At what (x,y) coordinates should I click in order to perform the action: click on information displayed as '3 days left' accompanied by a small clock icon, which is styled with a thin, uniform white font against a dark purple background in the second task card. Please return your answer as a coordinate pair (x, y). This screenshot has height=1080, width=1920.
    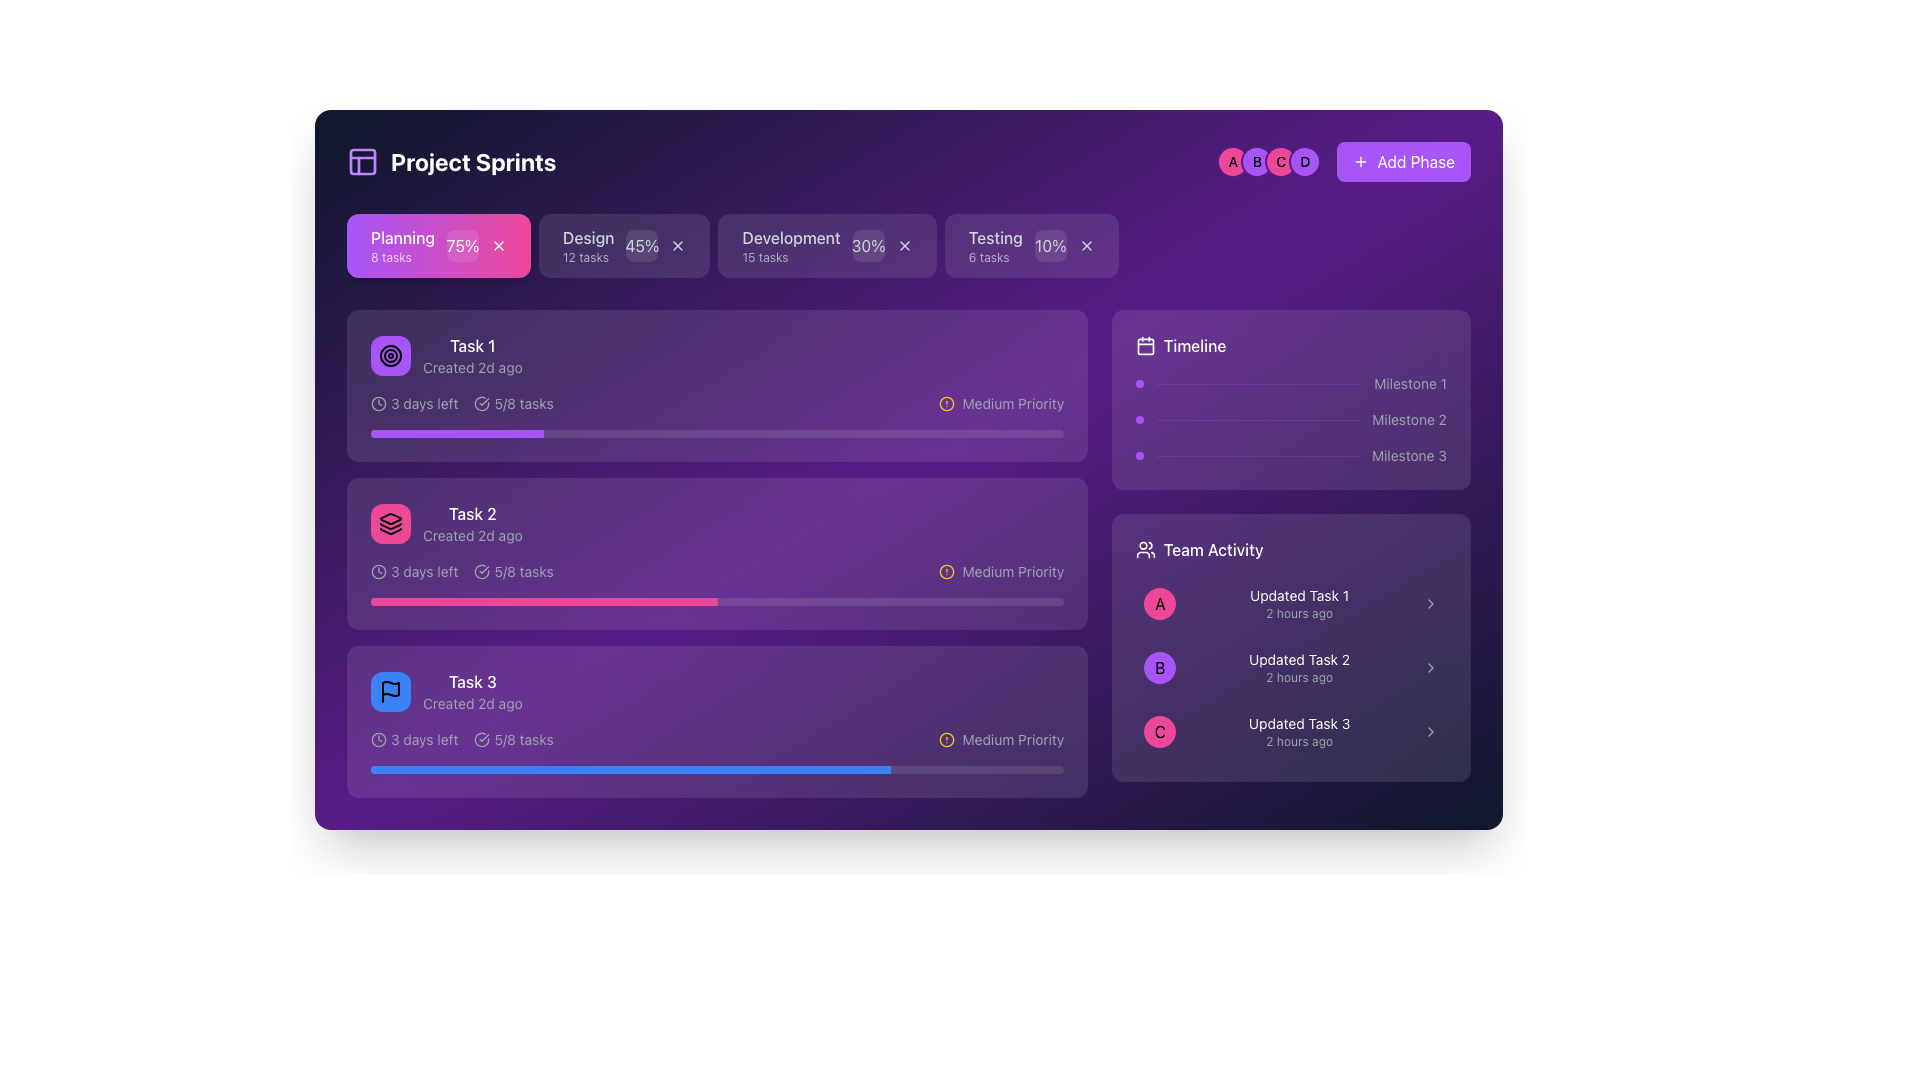
    Looking at the image, I should click on (413, 571).